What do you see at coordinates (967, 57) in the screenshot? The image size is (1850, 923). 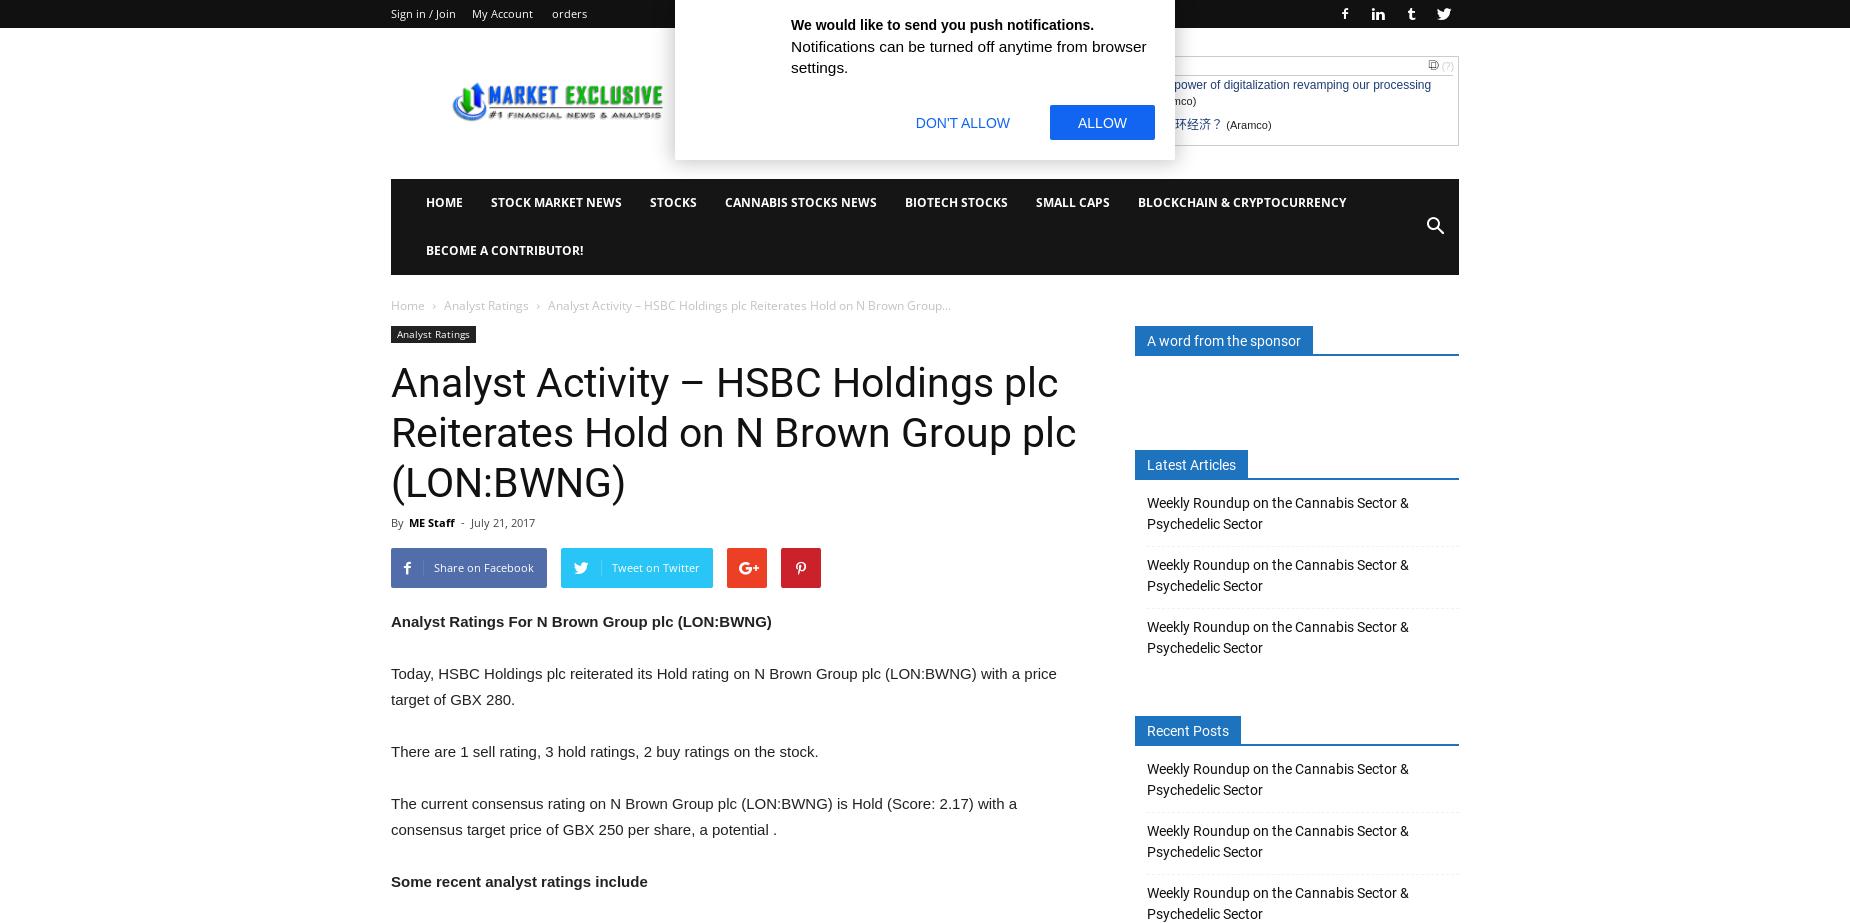 I see `'Notifications can be turned off anytime from browser settings.'` at bounding box center [967, 57].